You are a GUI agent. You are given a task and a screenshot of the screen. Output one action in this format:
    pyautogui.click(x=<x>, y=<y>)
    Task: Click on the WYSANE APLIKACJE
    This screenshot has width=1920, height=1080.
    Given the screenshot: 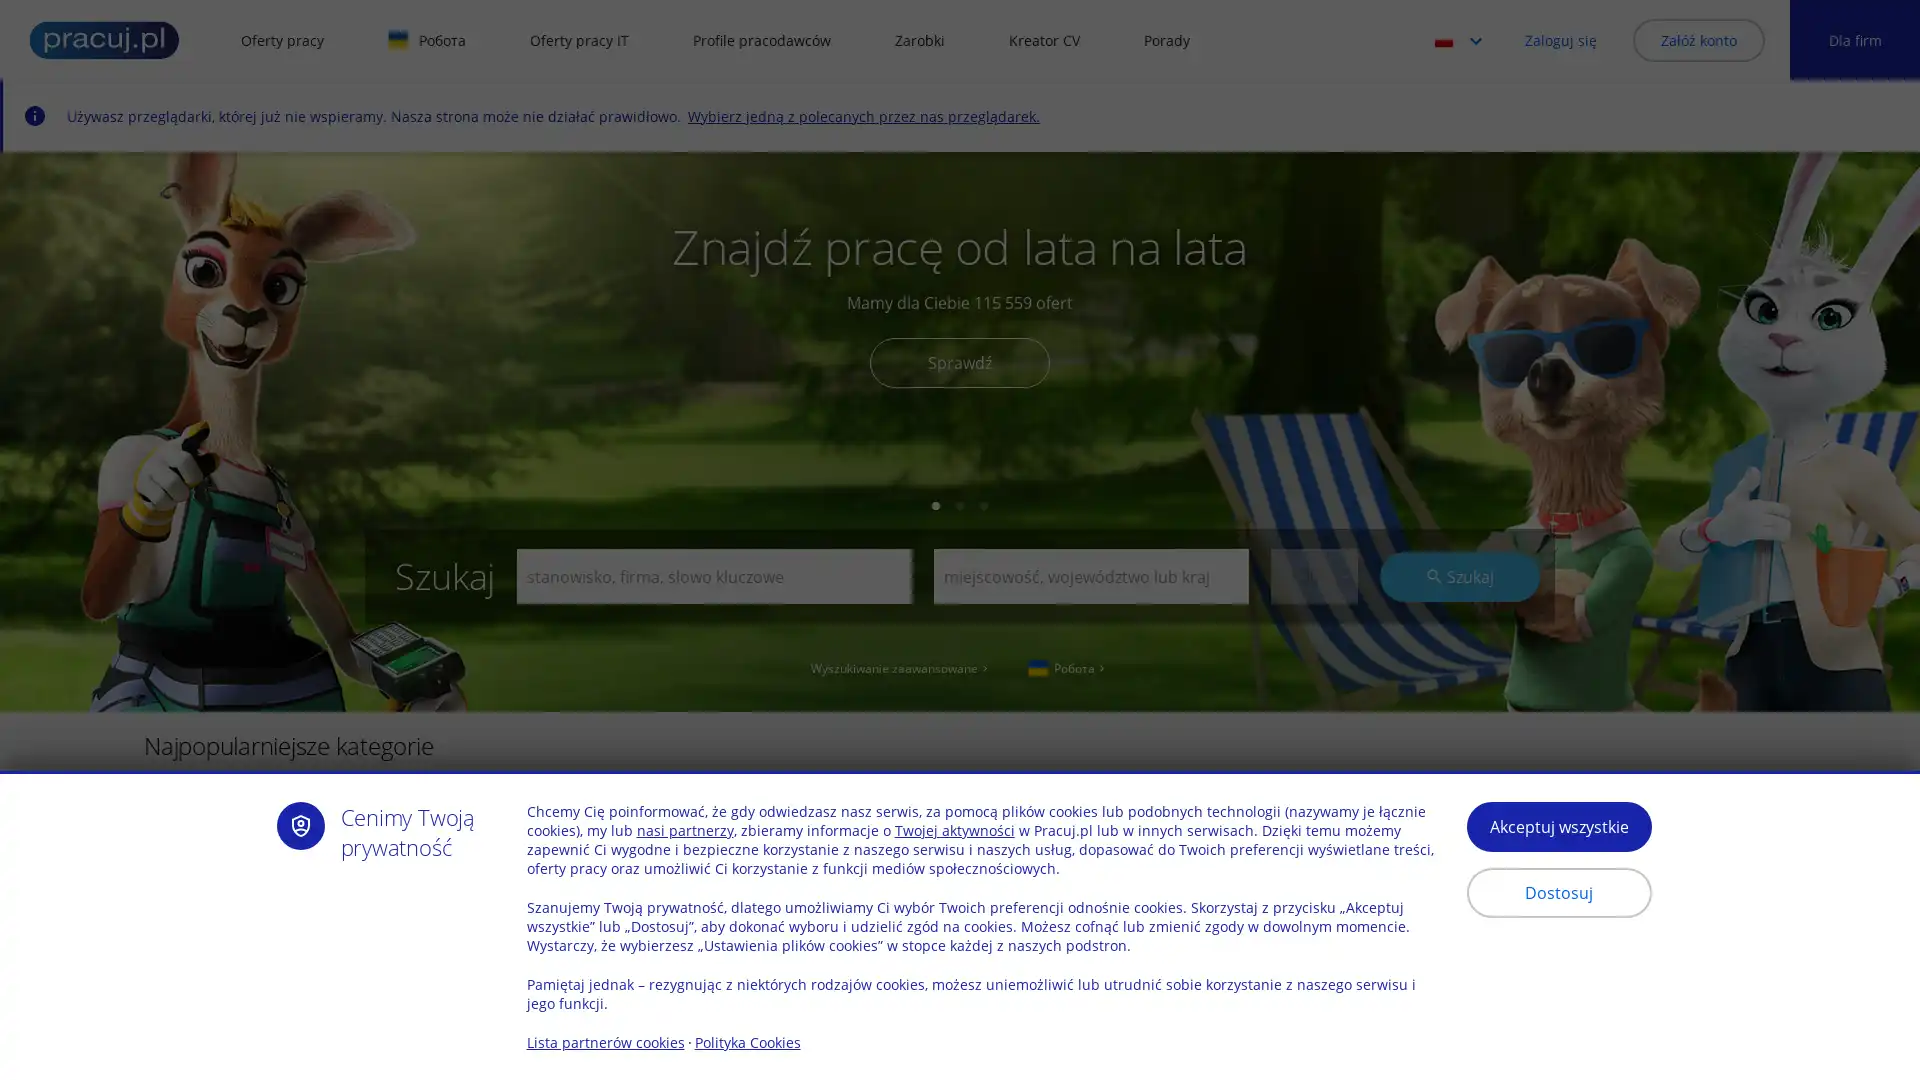 What is the action you would take?
    pyautogui.click(x=634, y=982)
    